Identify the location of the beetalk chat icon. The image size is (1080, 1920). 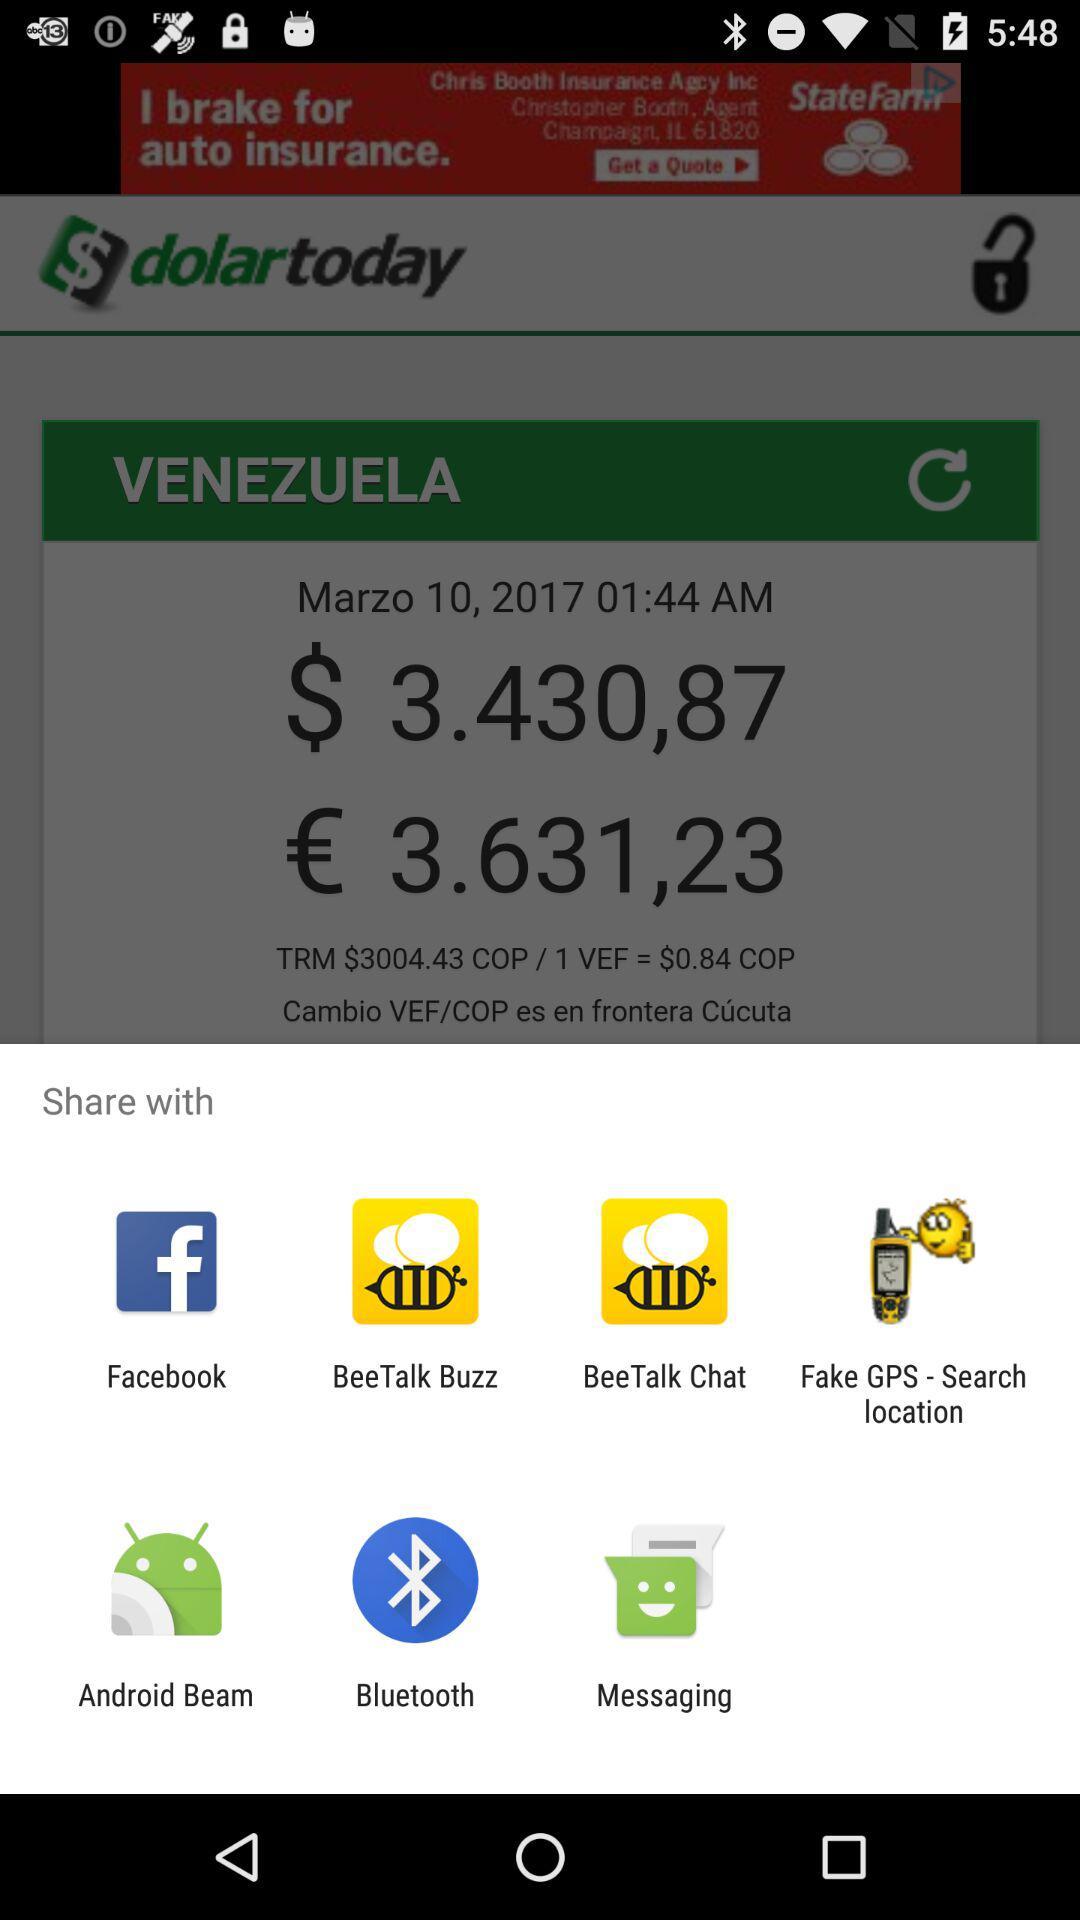
(664, 1392).